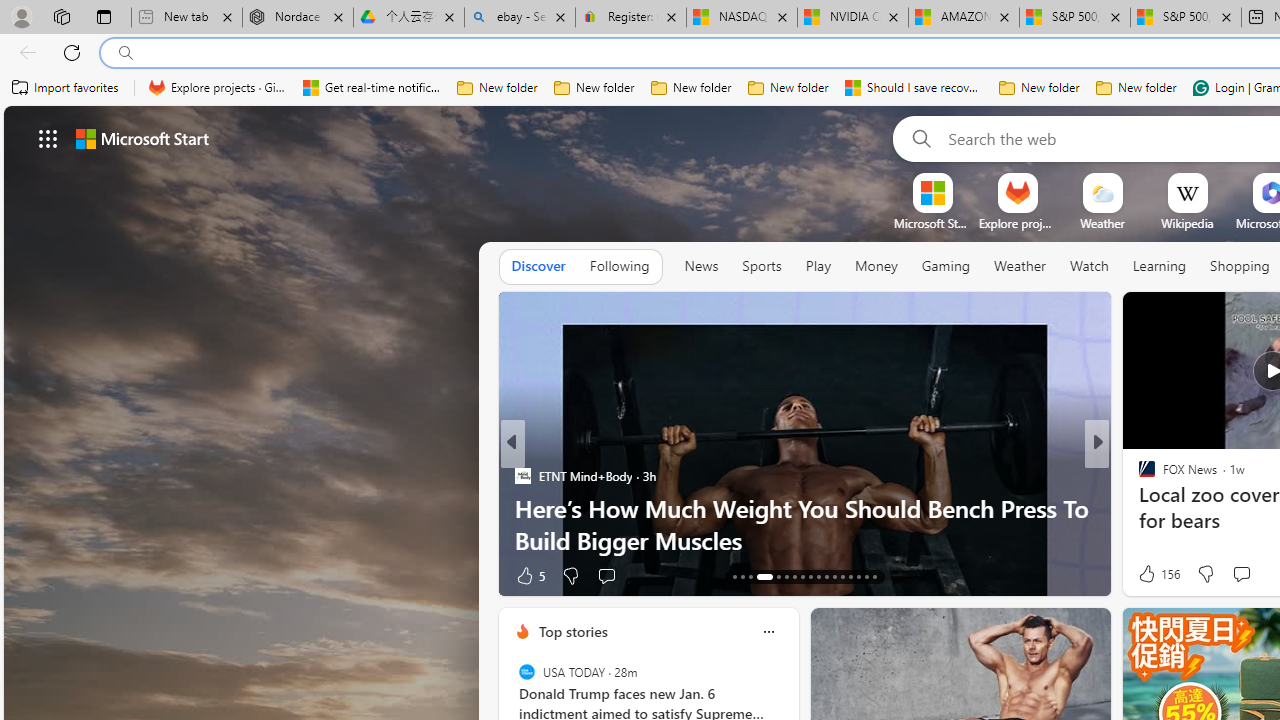 The height and width of the screenshot is (720, 1280). Describe the element at coordinates (1138, 506) in the screenshot. I see `'Animals Around The Globe (US)'` at that location.